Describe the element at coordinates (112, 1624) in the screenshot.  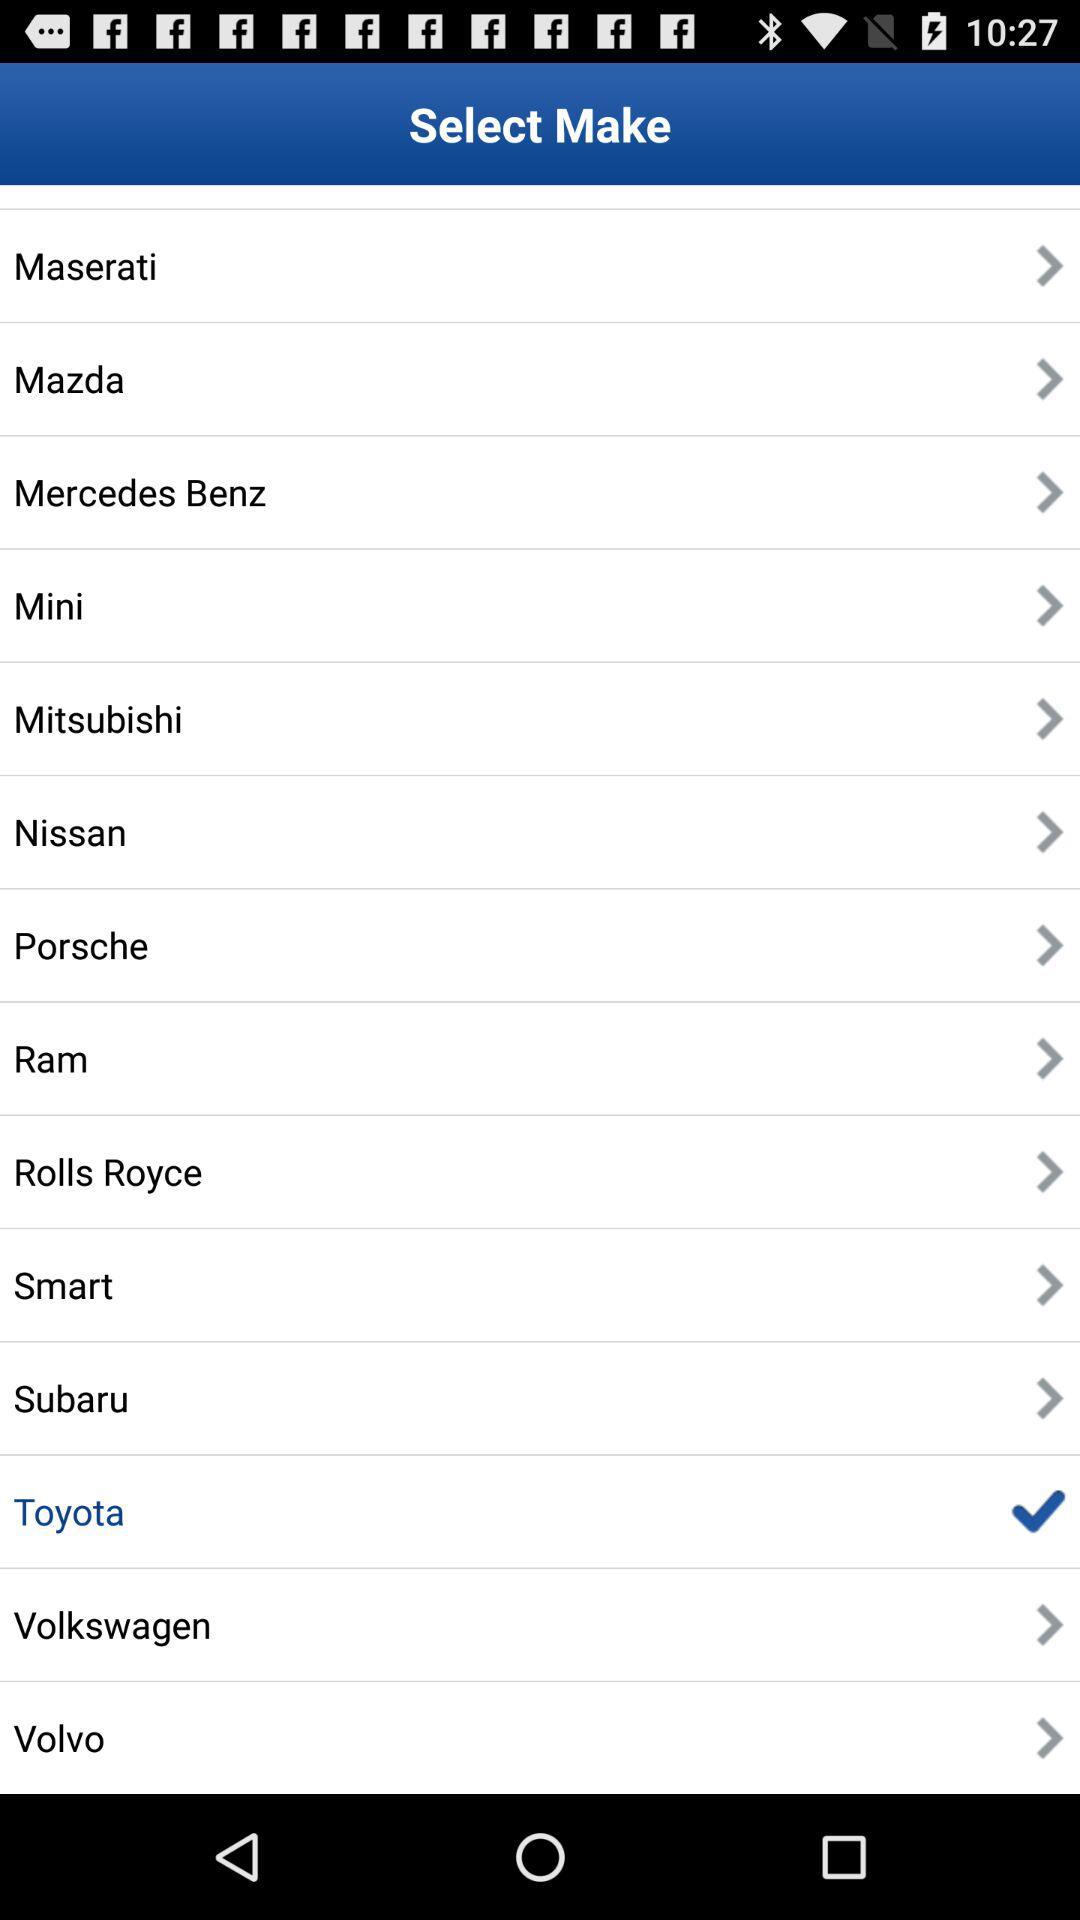
I see `the item above the volvo icon` at that location.